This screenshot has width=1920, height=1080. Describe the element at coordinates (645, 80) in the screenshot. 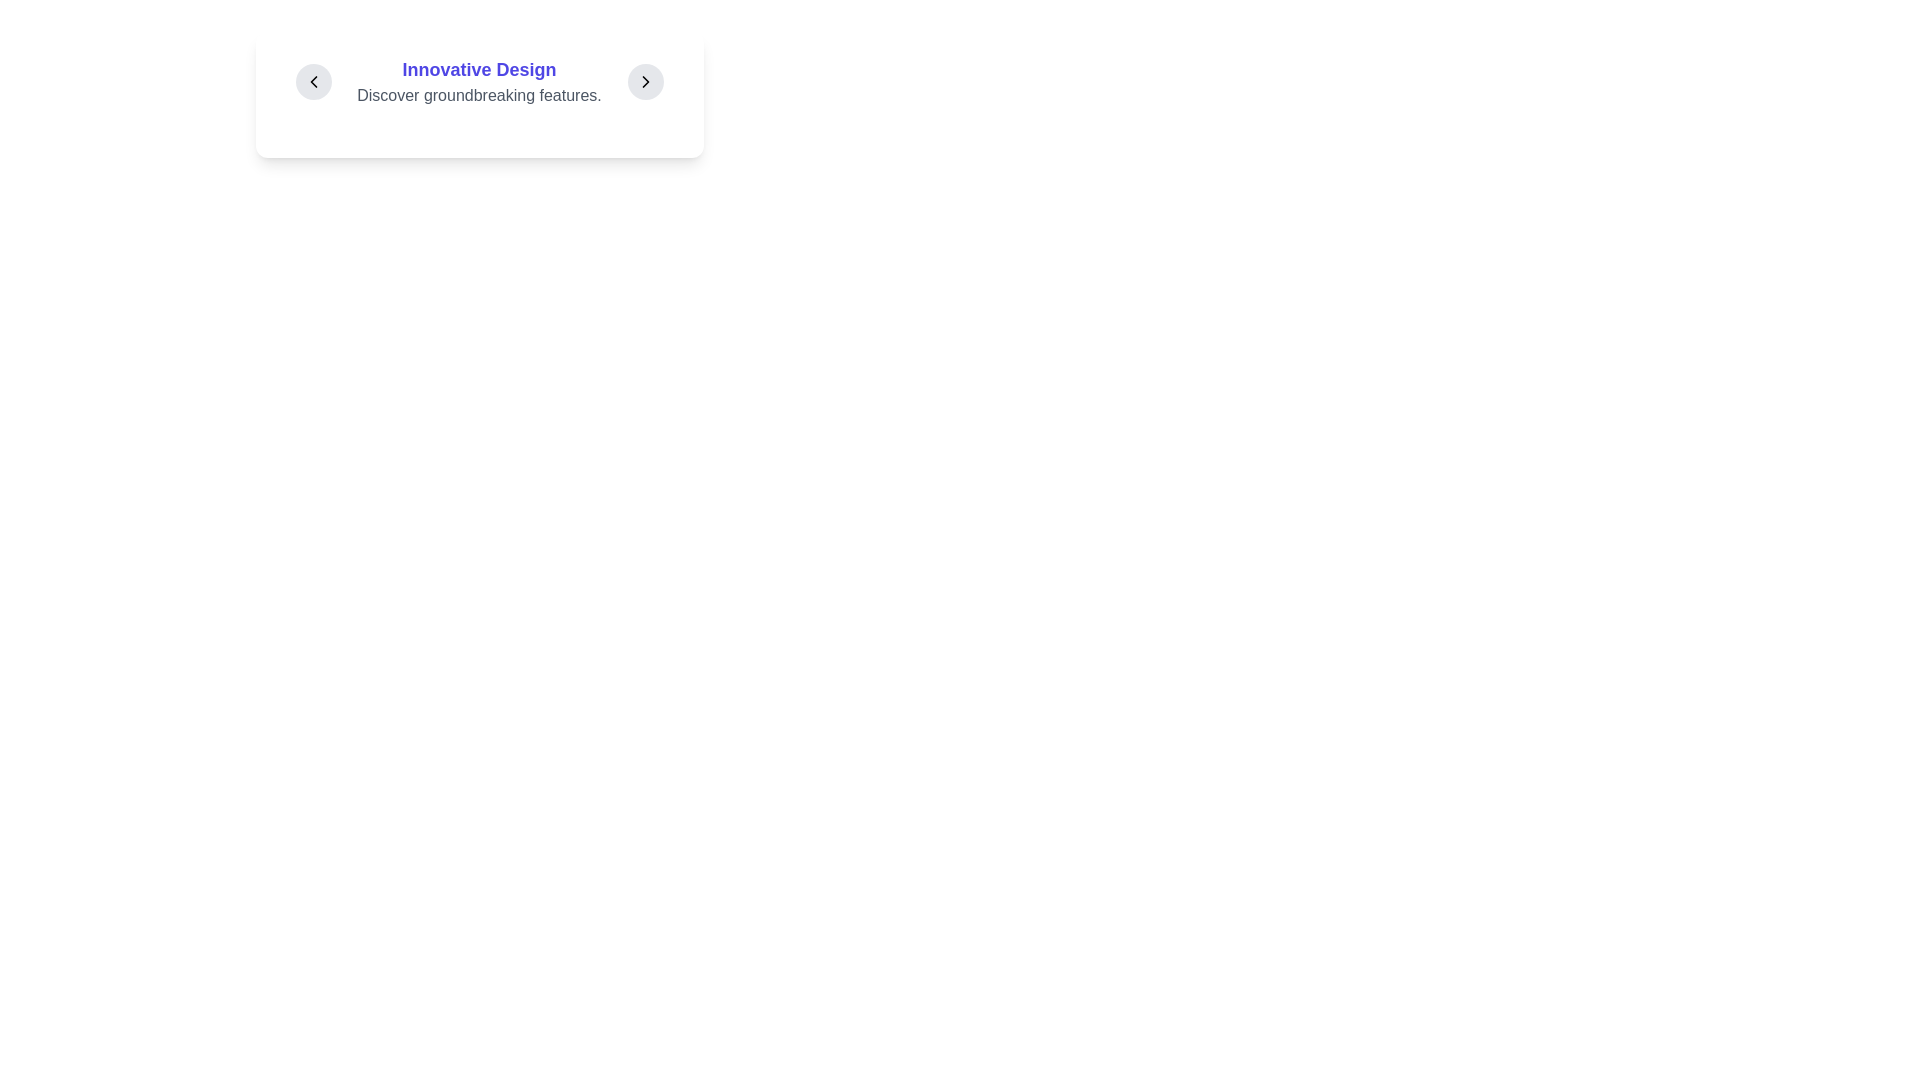

I see `the navigation button (icon) located on the right side of the header labeled 'Innovative Design'` at that location.